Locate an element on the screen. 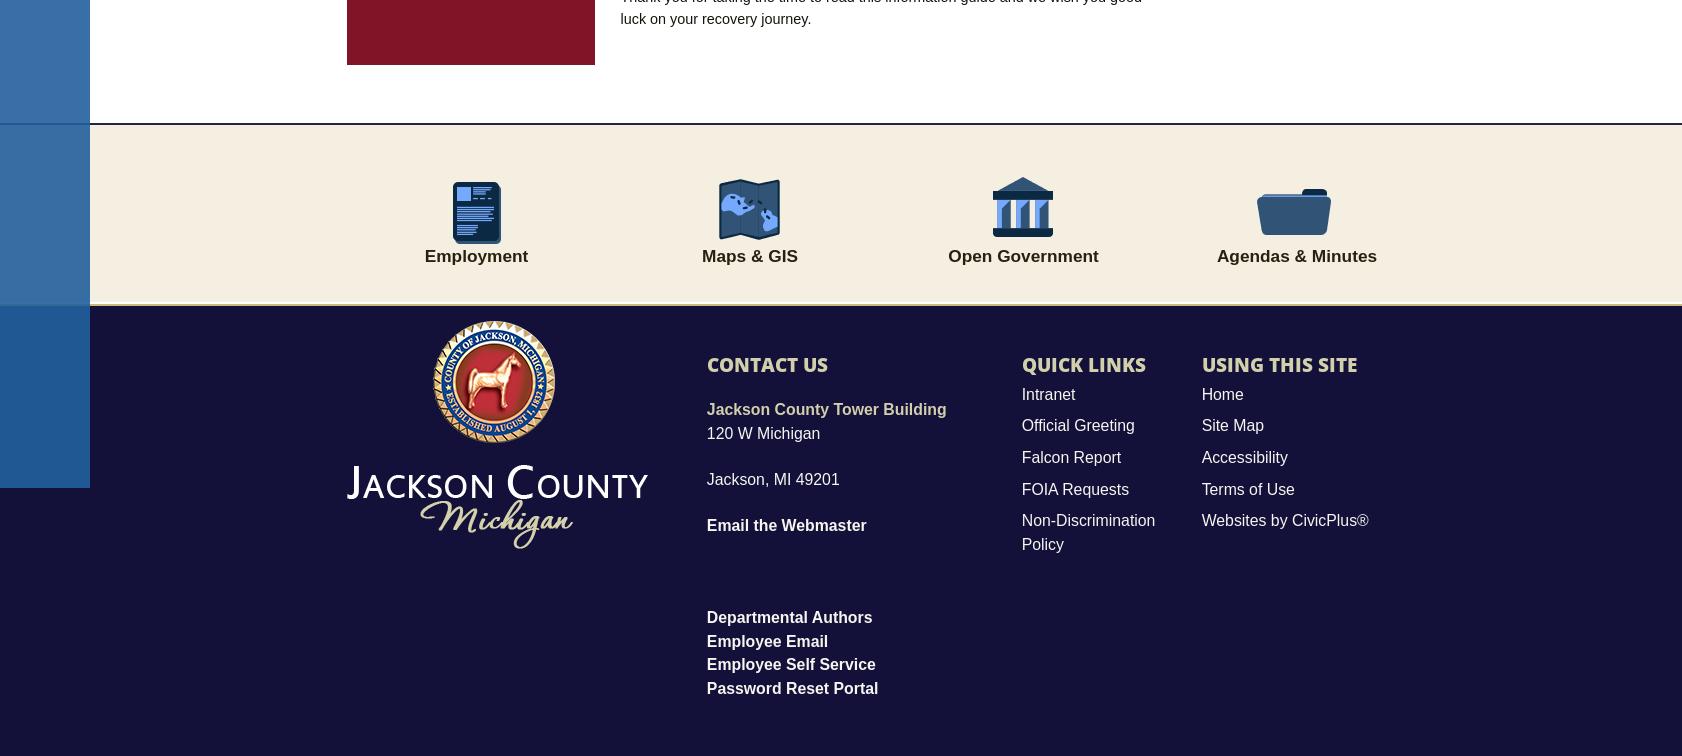 The image size is (1682, 756). 'Employment' is located at coordinates (476, 254).